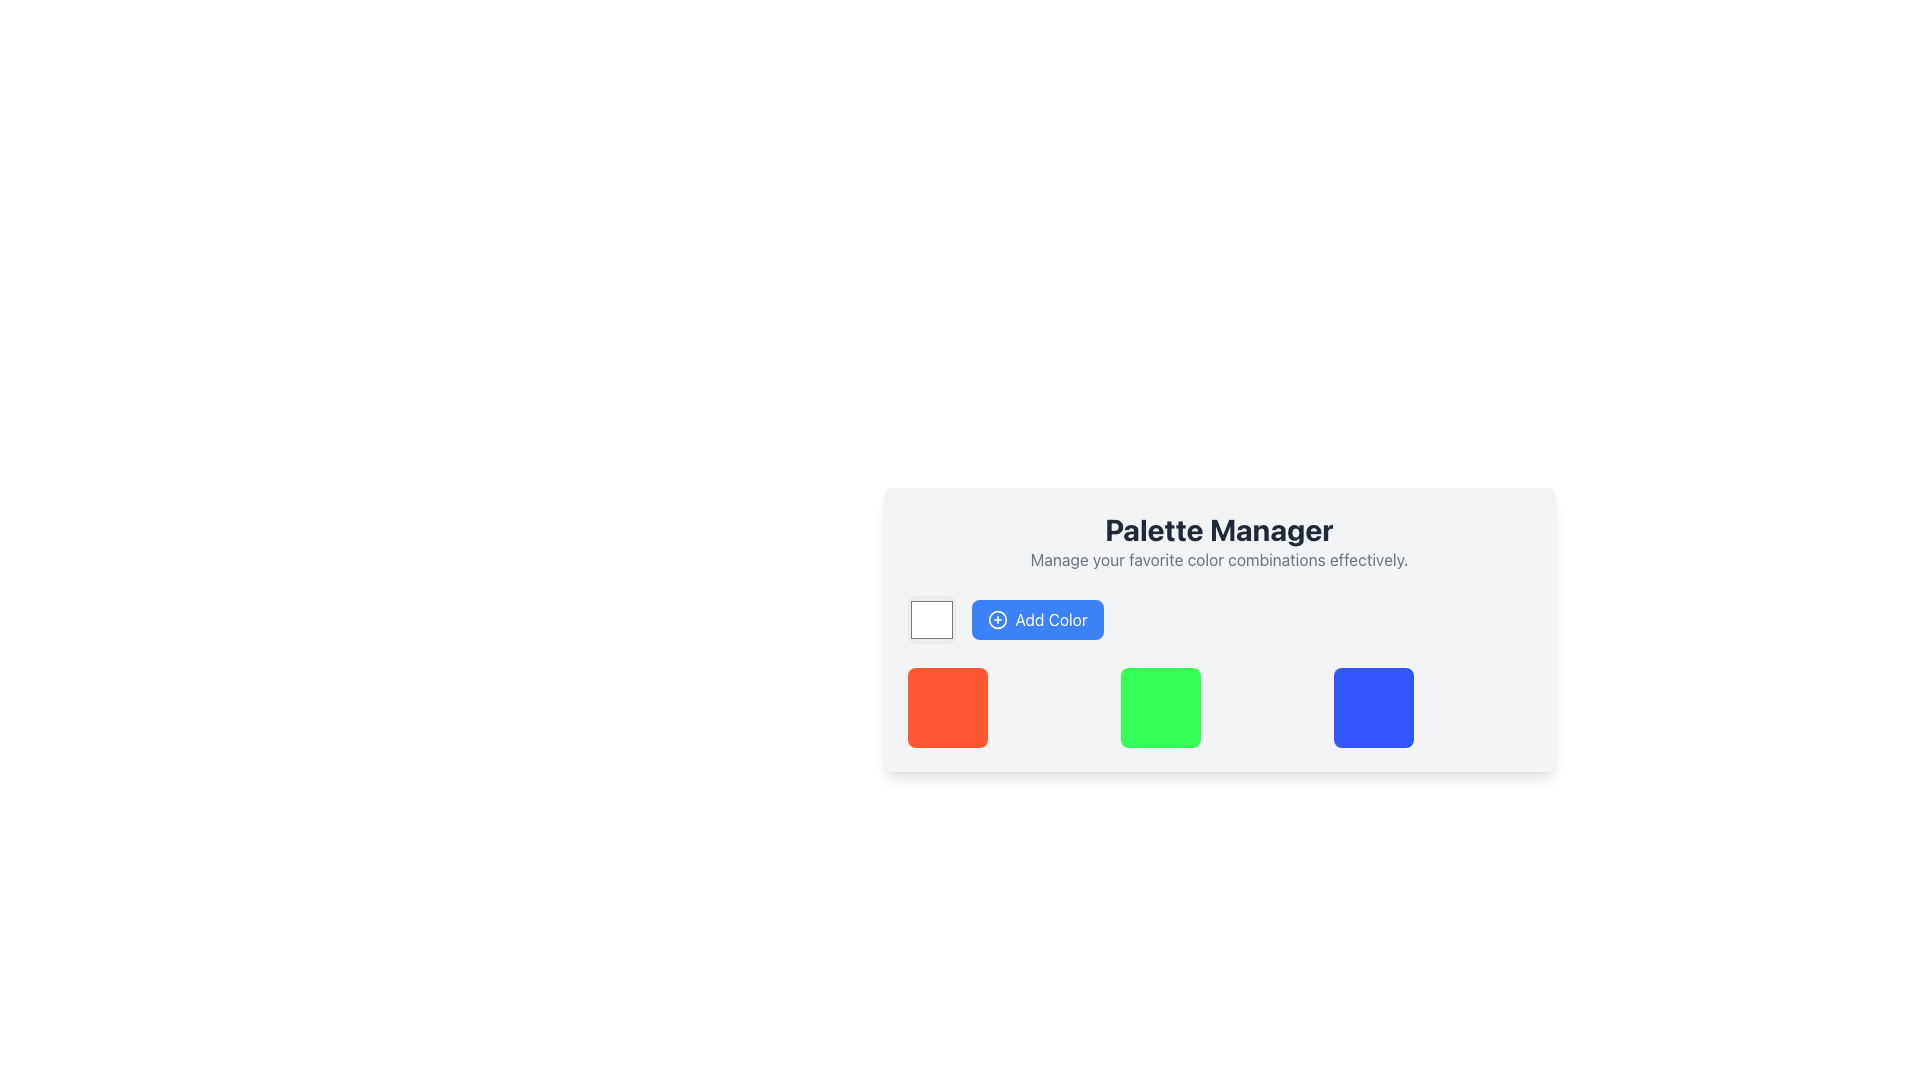  I want to click on the color addition button located to the right of the color selection box in the horizontal layout, so click(1037, 619).